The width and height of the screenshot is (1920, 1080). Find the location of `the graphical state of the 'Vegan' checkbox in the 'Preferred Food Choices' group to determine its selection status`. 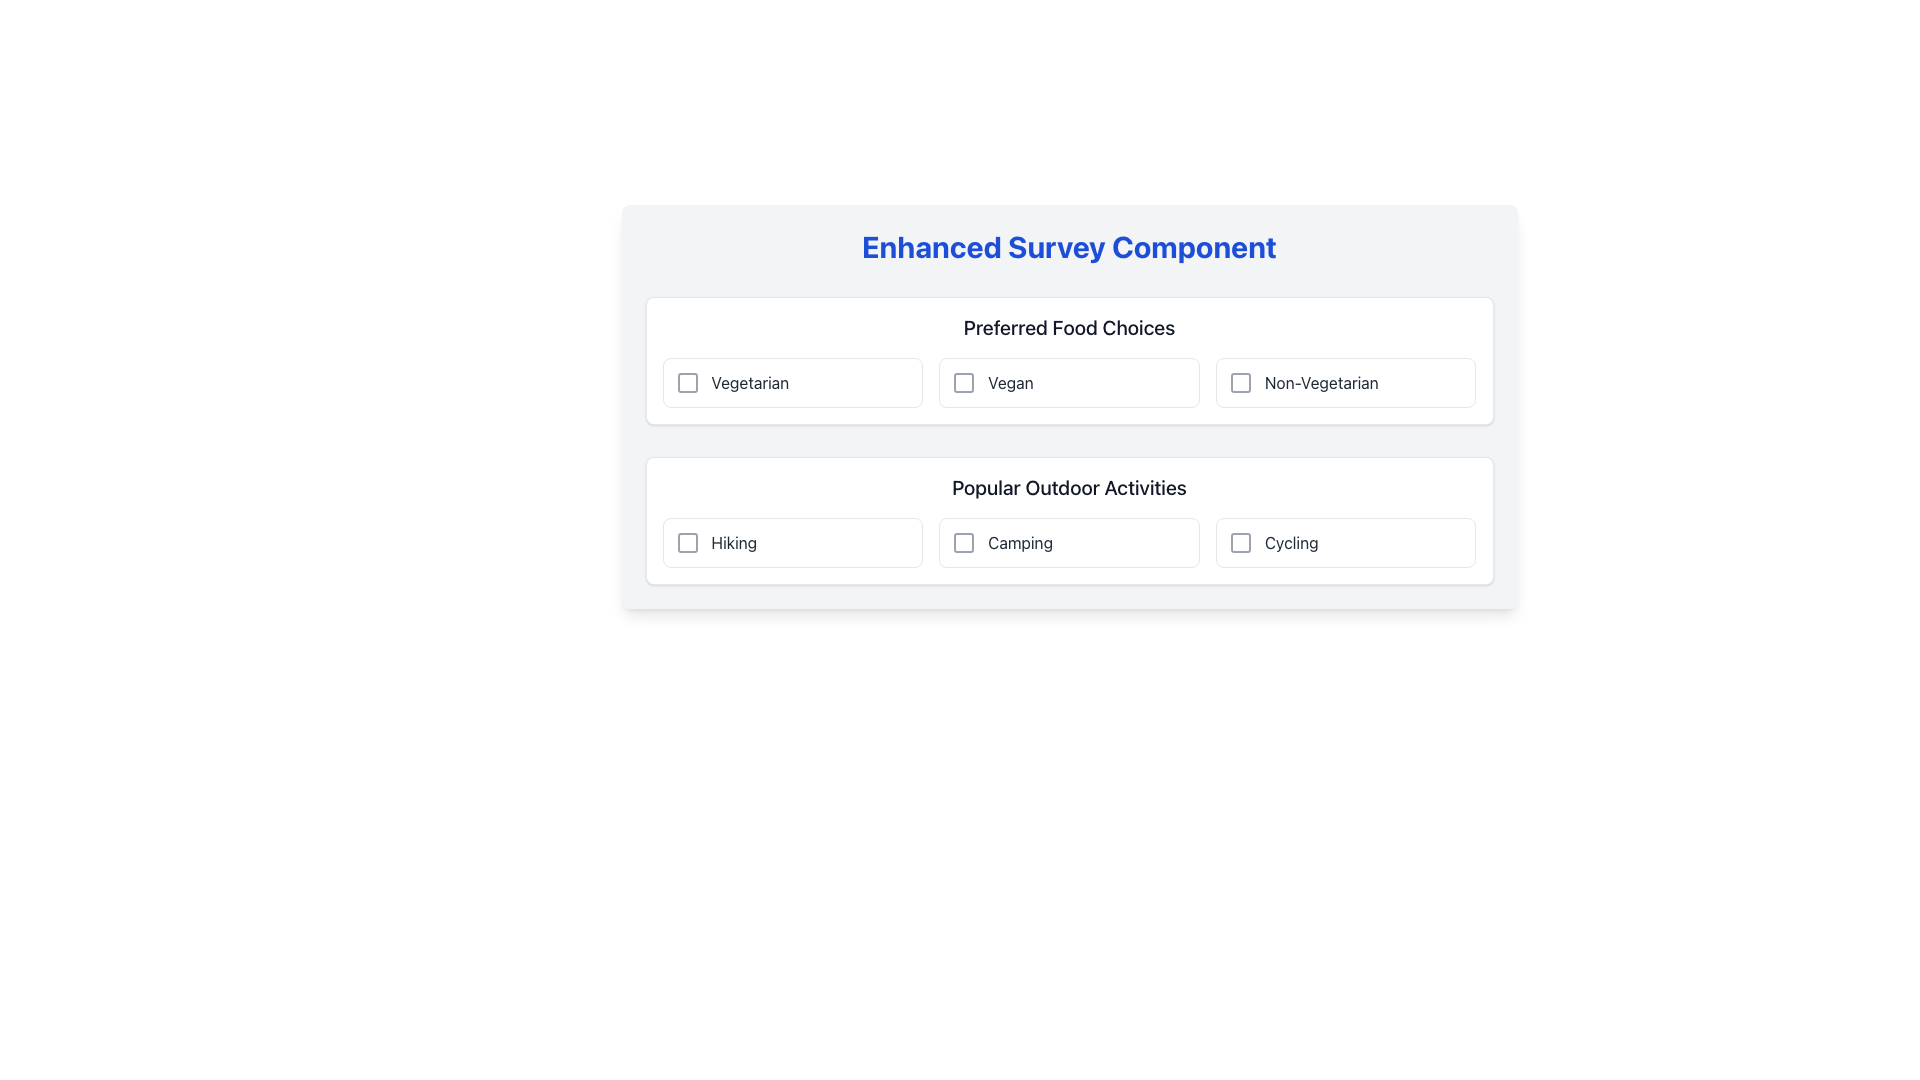

the graphical state of the 'Vegan' checkbox in the 'Preferred Food Choices' group to determine its selection status is located at coordinates (964, 382).